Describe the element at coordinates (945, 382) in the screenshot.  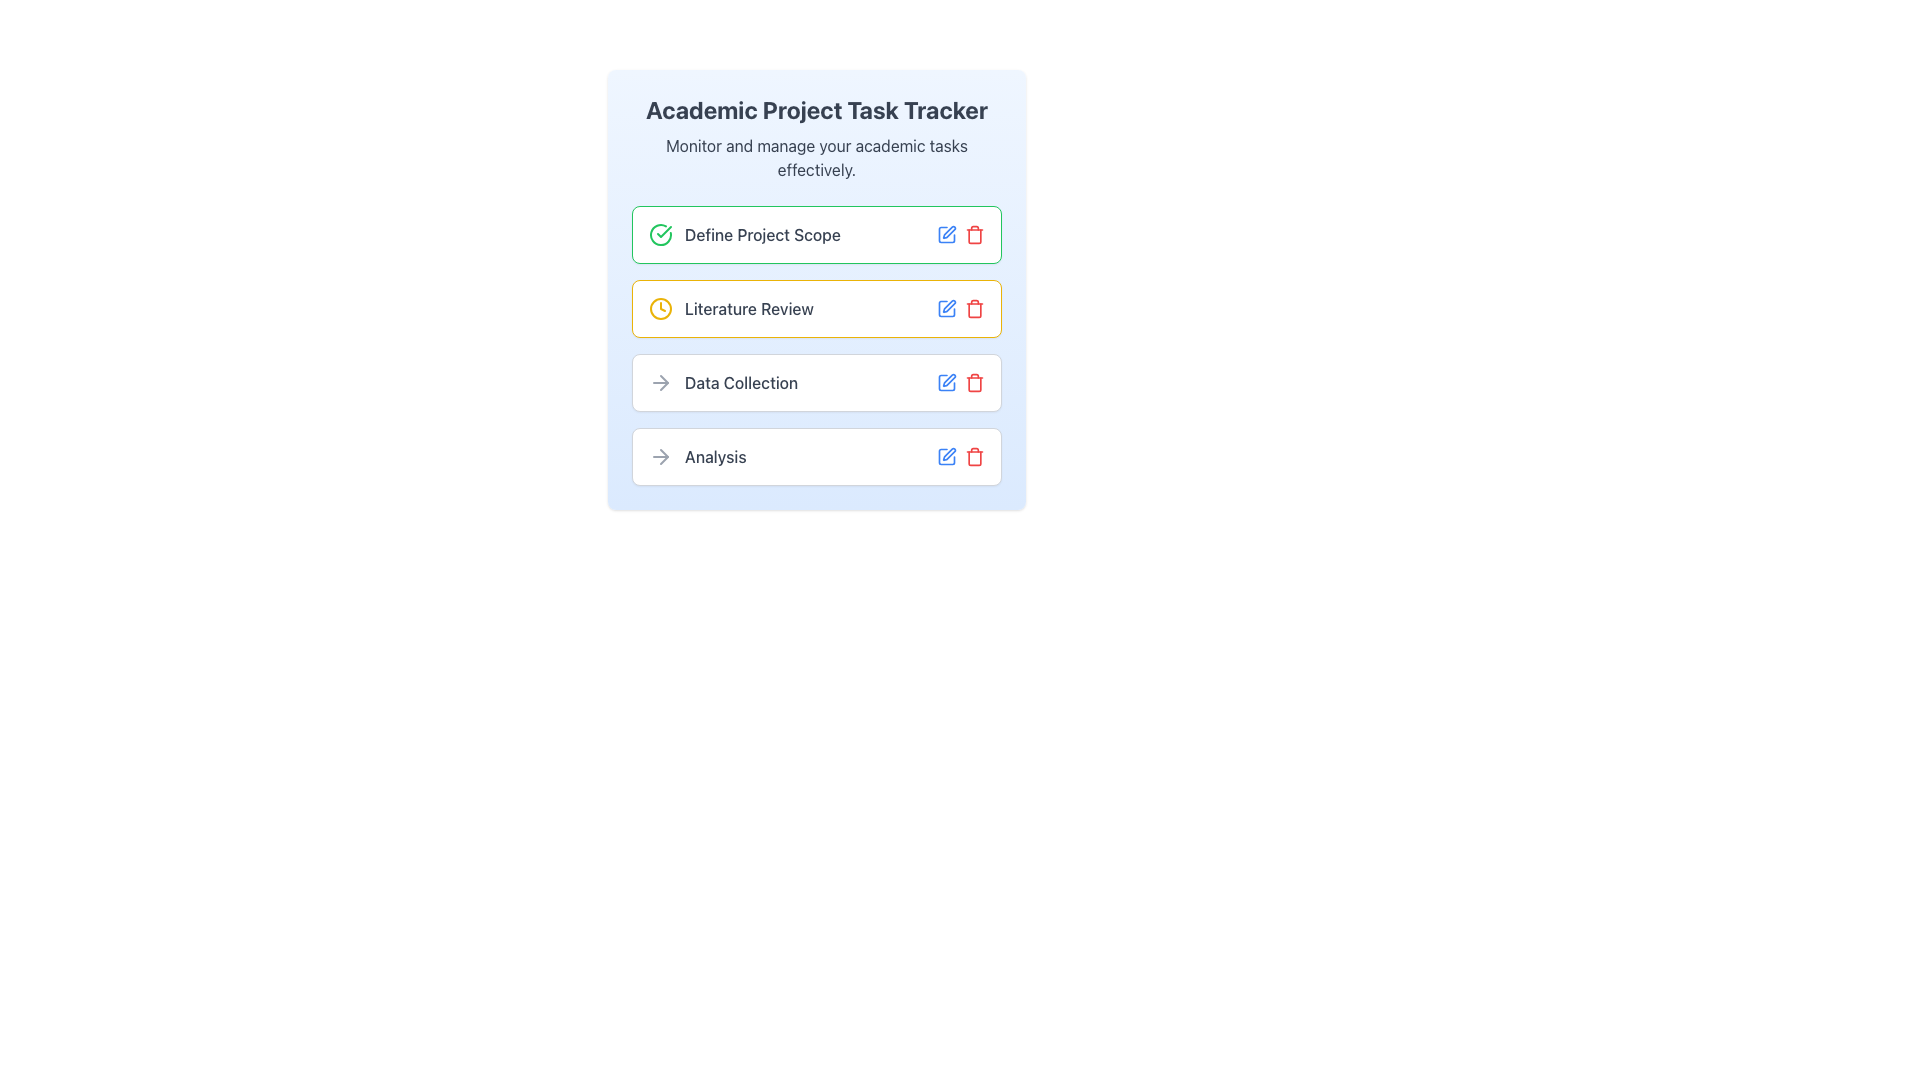
I see `the editing icon for the 'Data Collection' task` at that location.